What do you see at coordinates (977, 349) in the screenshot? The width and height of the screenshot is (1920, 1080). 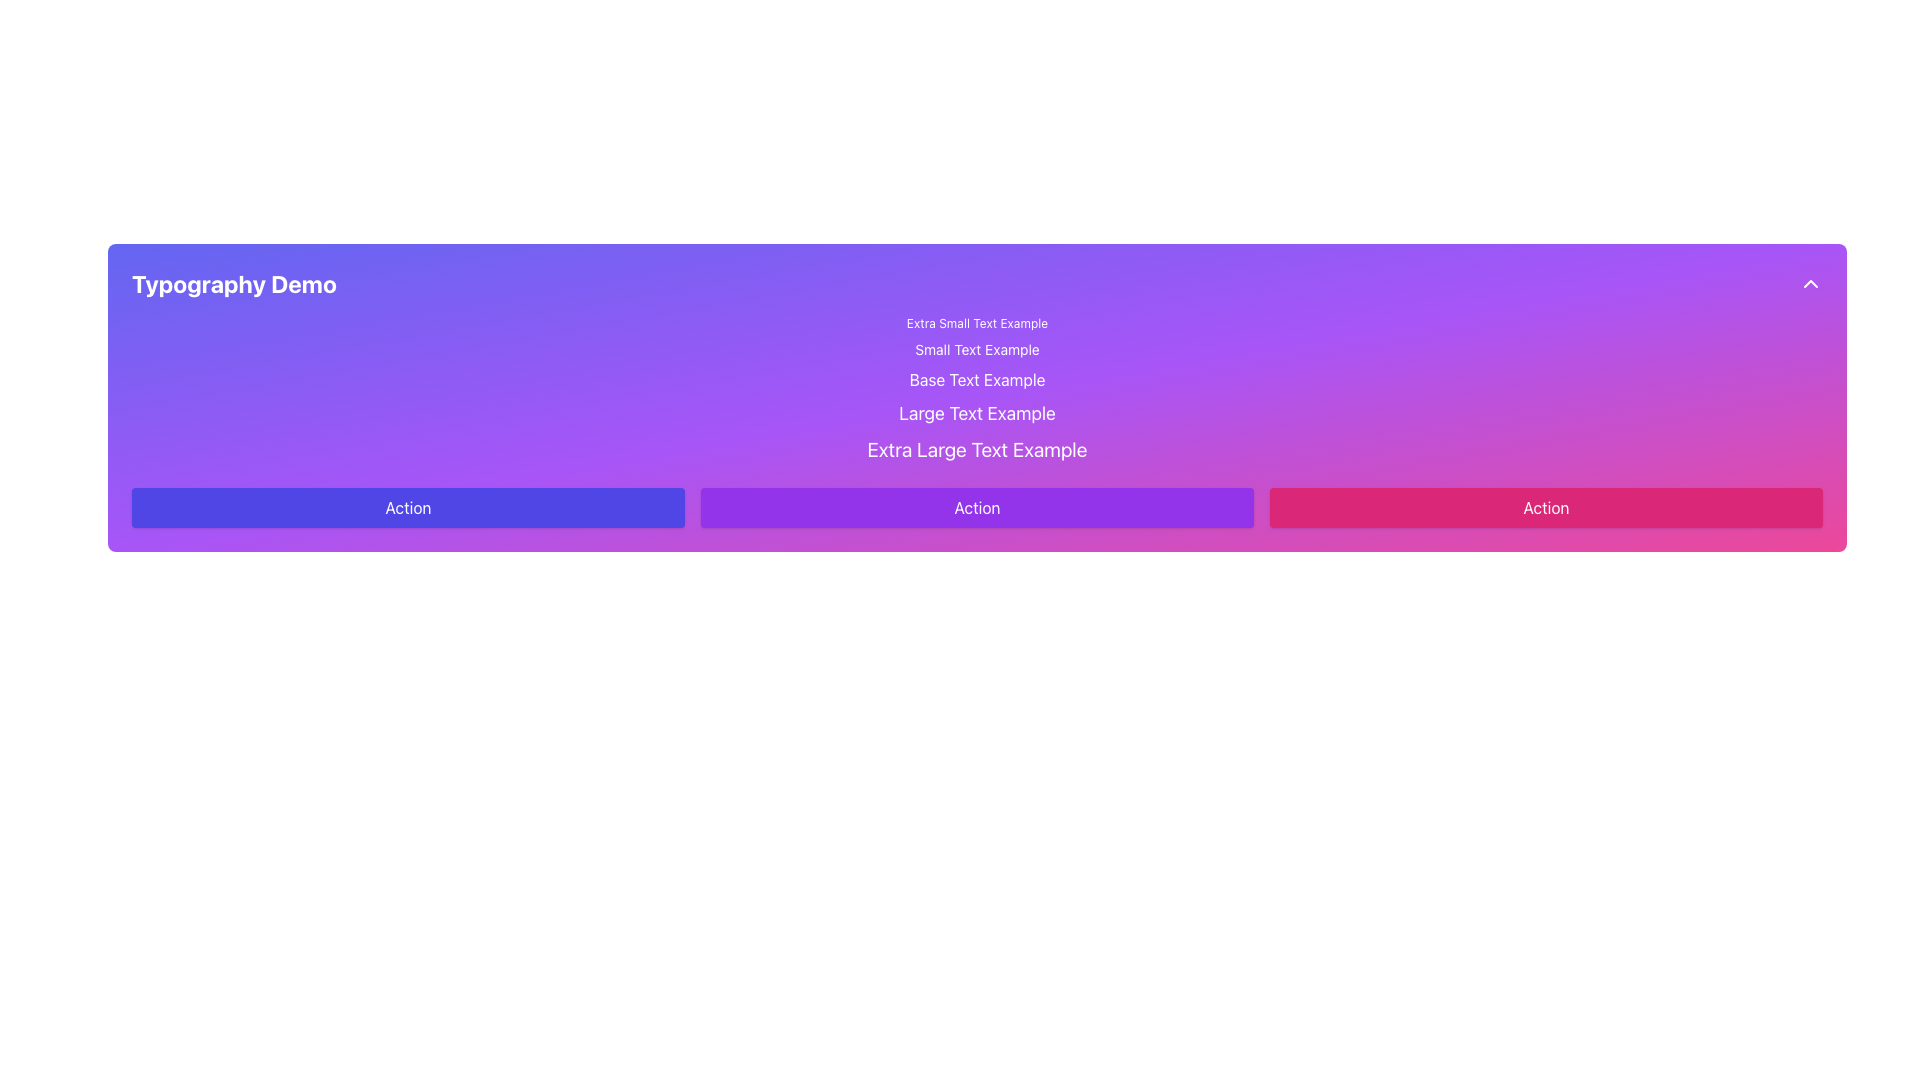 I see `the Text Label element reading 'Small Text Example'` at bounding box center [977, 349].